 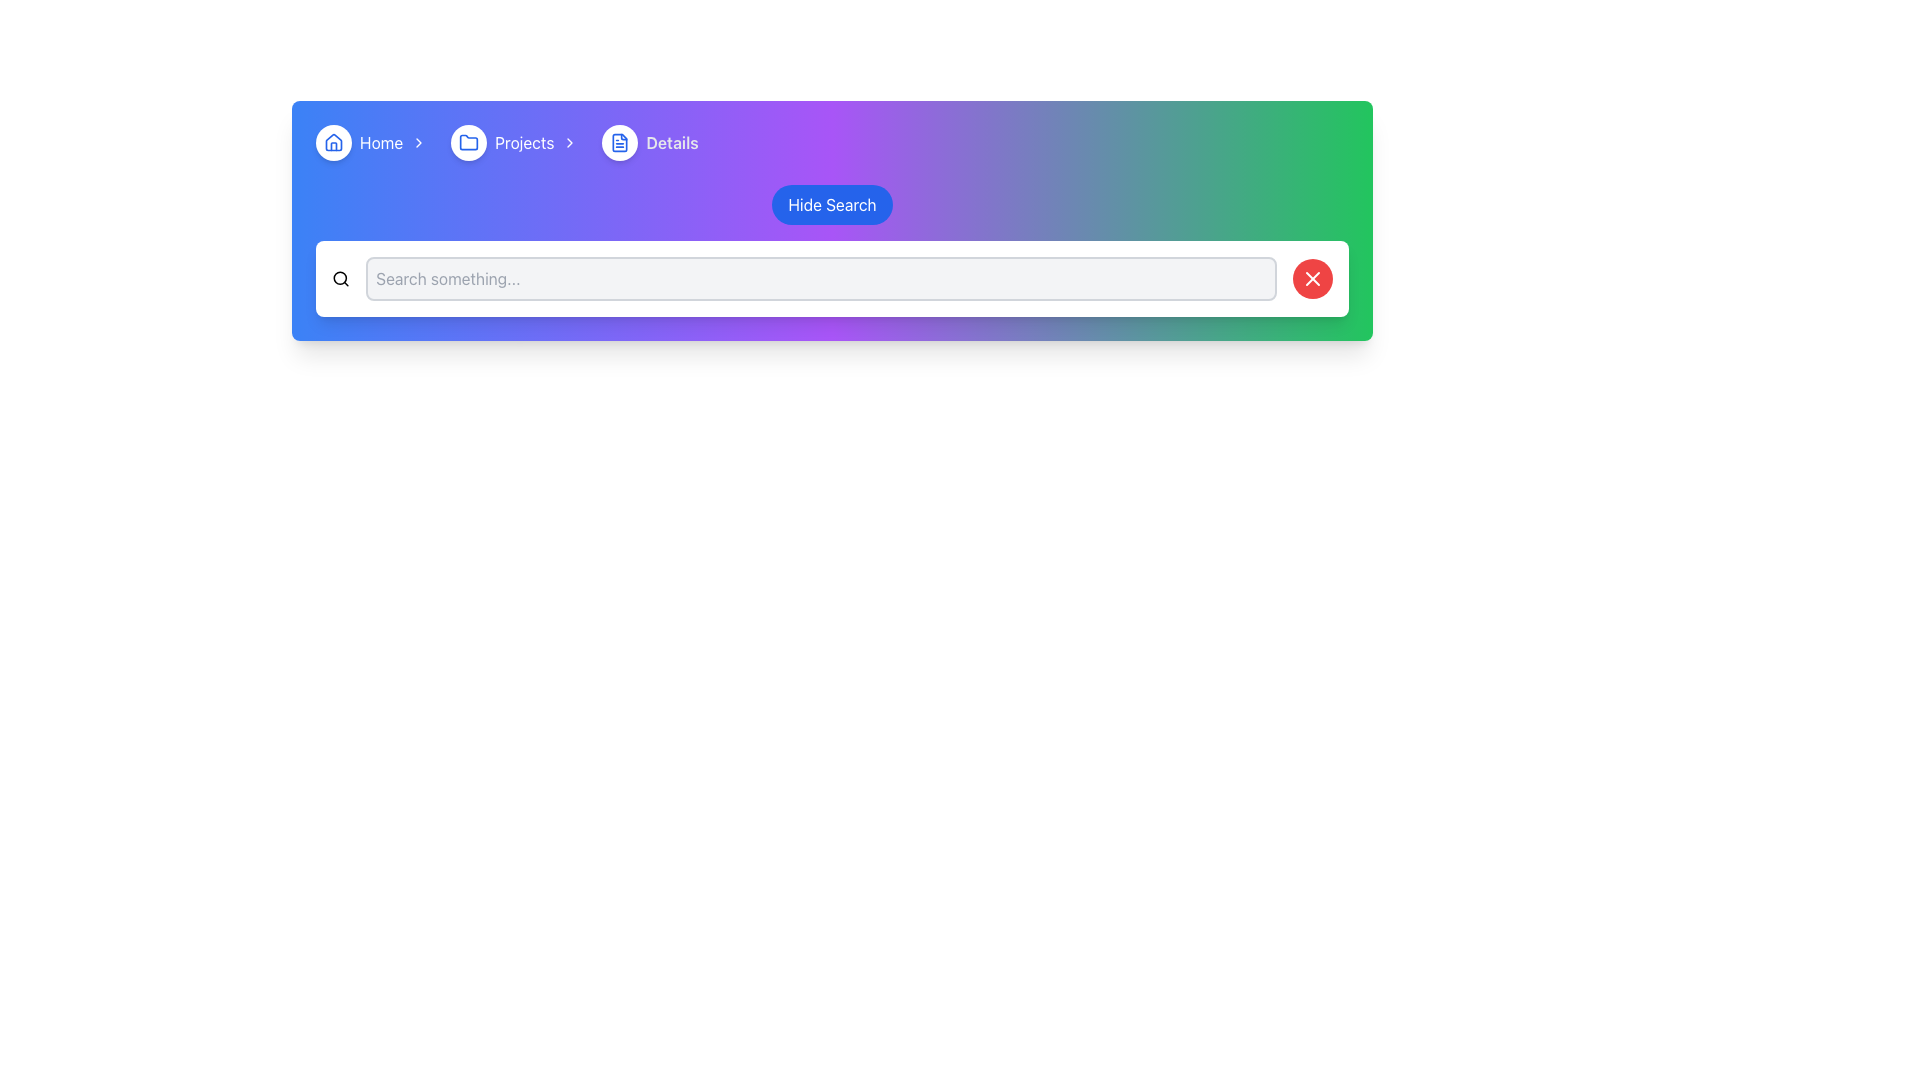 I want to click on the Breadcrumb Separator Icon, which is an arrow icon pointing to the right, located between the 'Home' text and another breadcrumb separator icon in the breadcrumb navigation bar, so click(x=418, y=141).